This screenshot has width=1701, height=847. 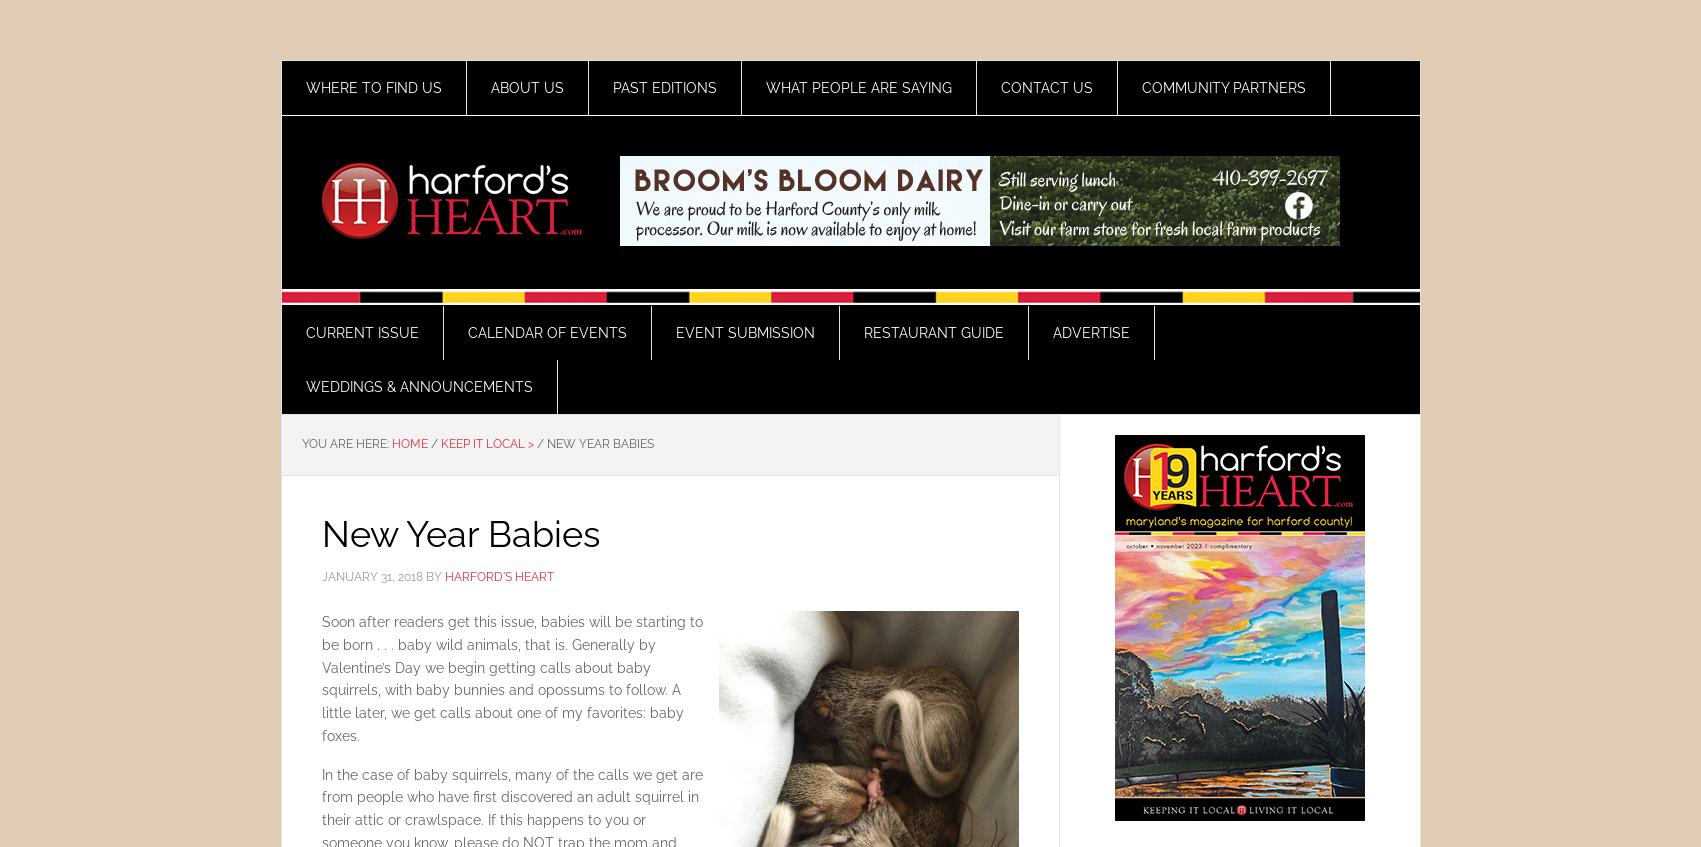 I want to click on 'Restaurant Guide', so click(x=931, y=333).